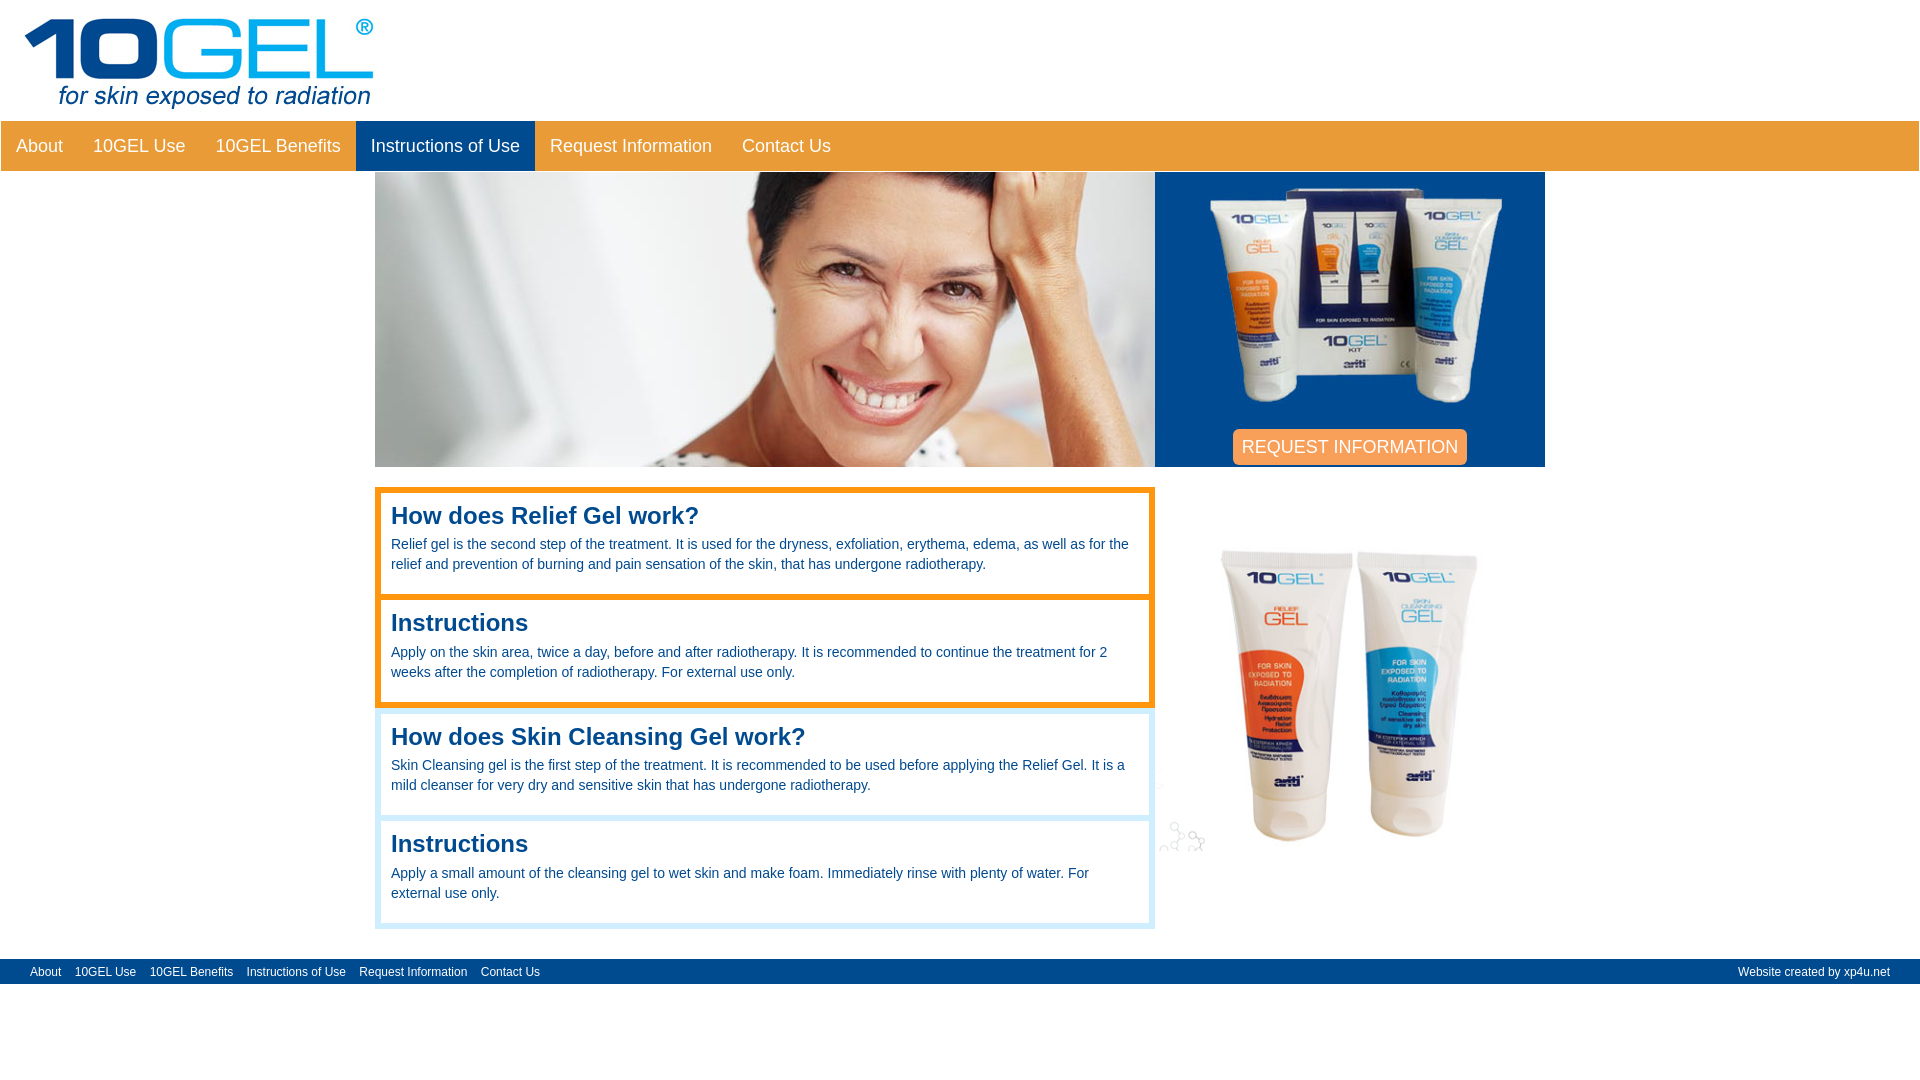  I want to click on 'About', so click(45, 971).